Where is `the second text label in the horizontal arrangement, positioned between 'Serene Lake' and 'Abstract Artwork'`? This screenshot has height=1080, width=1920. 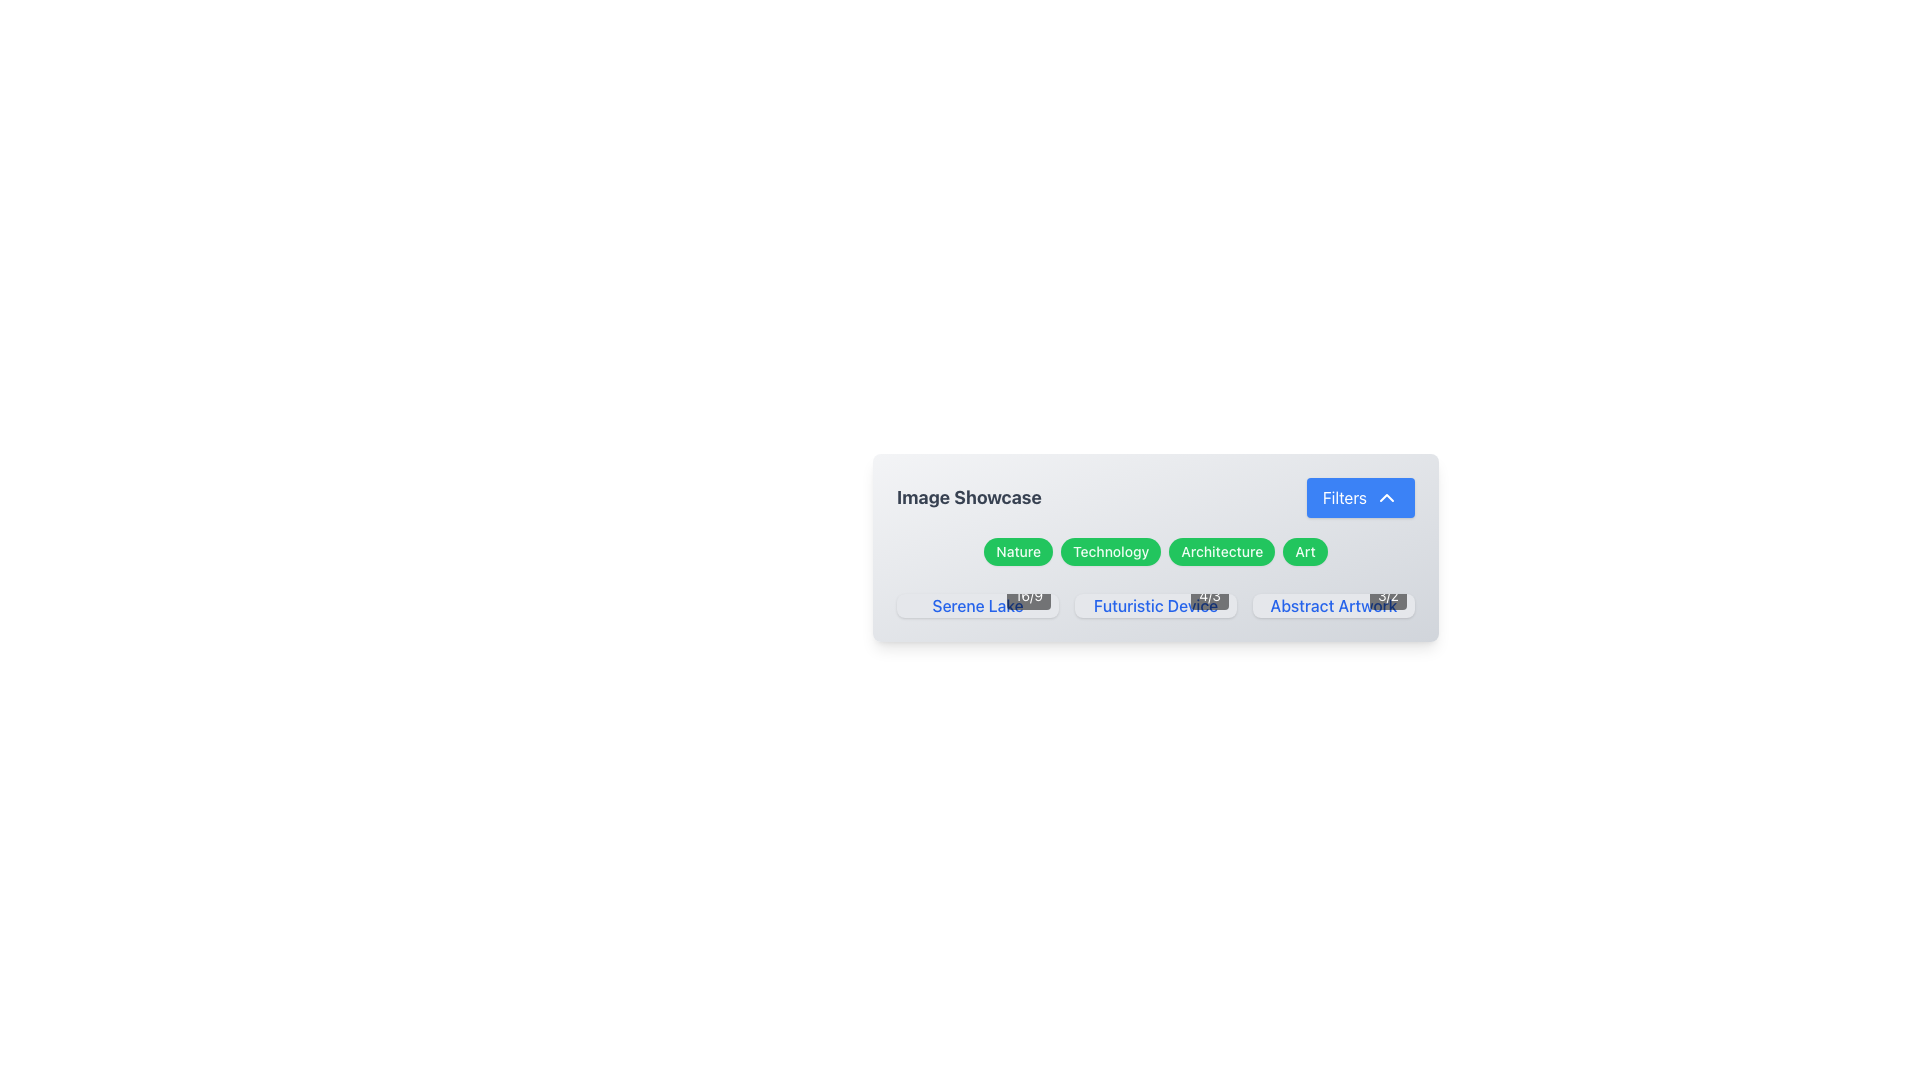
the second text label in the horizontal arrangement, positioned between 'Serene Lake' and 'Abstract Artwork' is located at coordinates (1156, 604).